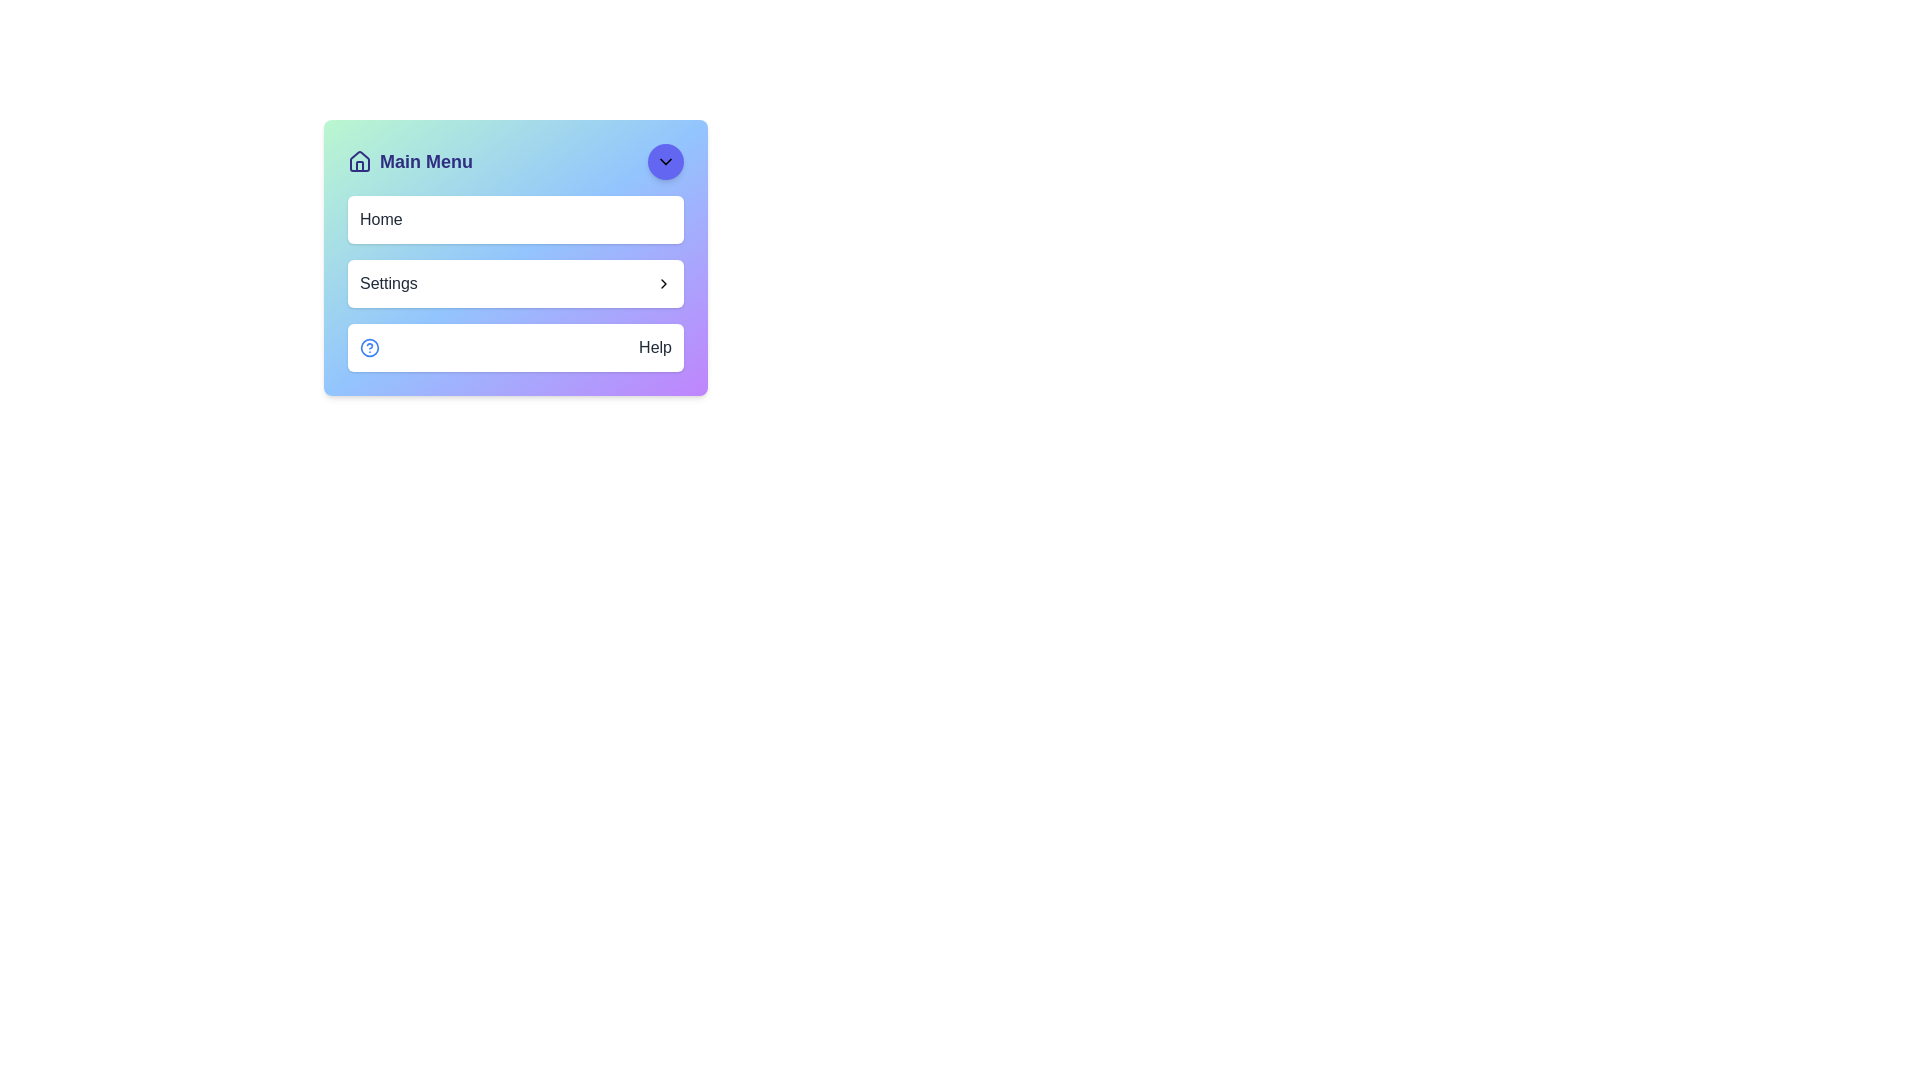  Describe the element at coordinates (666, 161) in the screenshot. I see `the chevron icon styled as a downward triangle, which is enclosed in a circular button with a blue background, located to the right of the 'Main Menu' label in the top-right area of the main UI menu` at that location.